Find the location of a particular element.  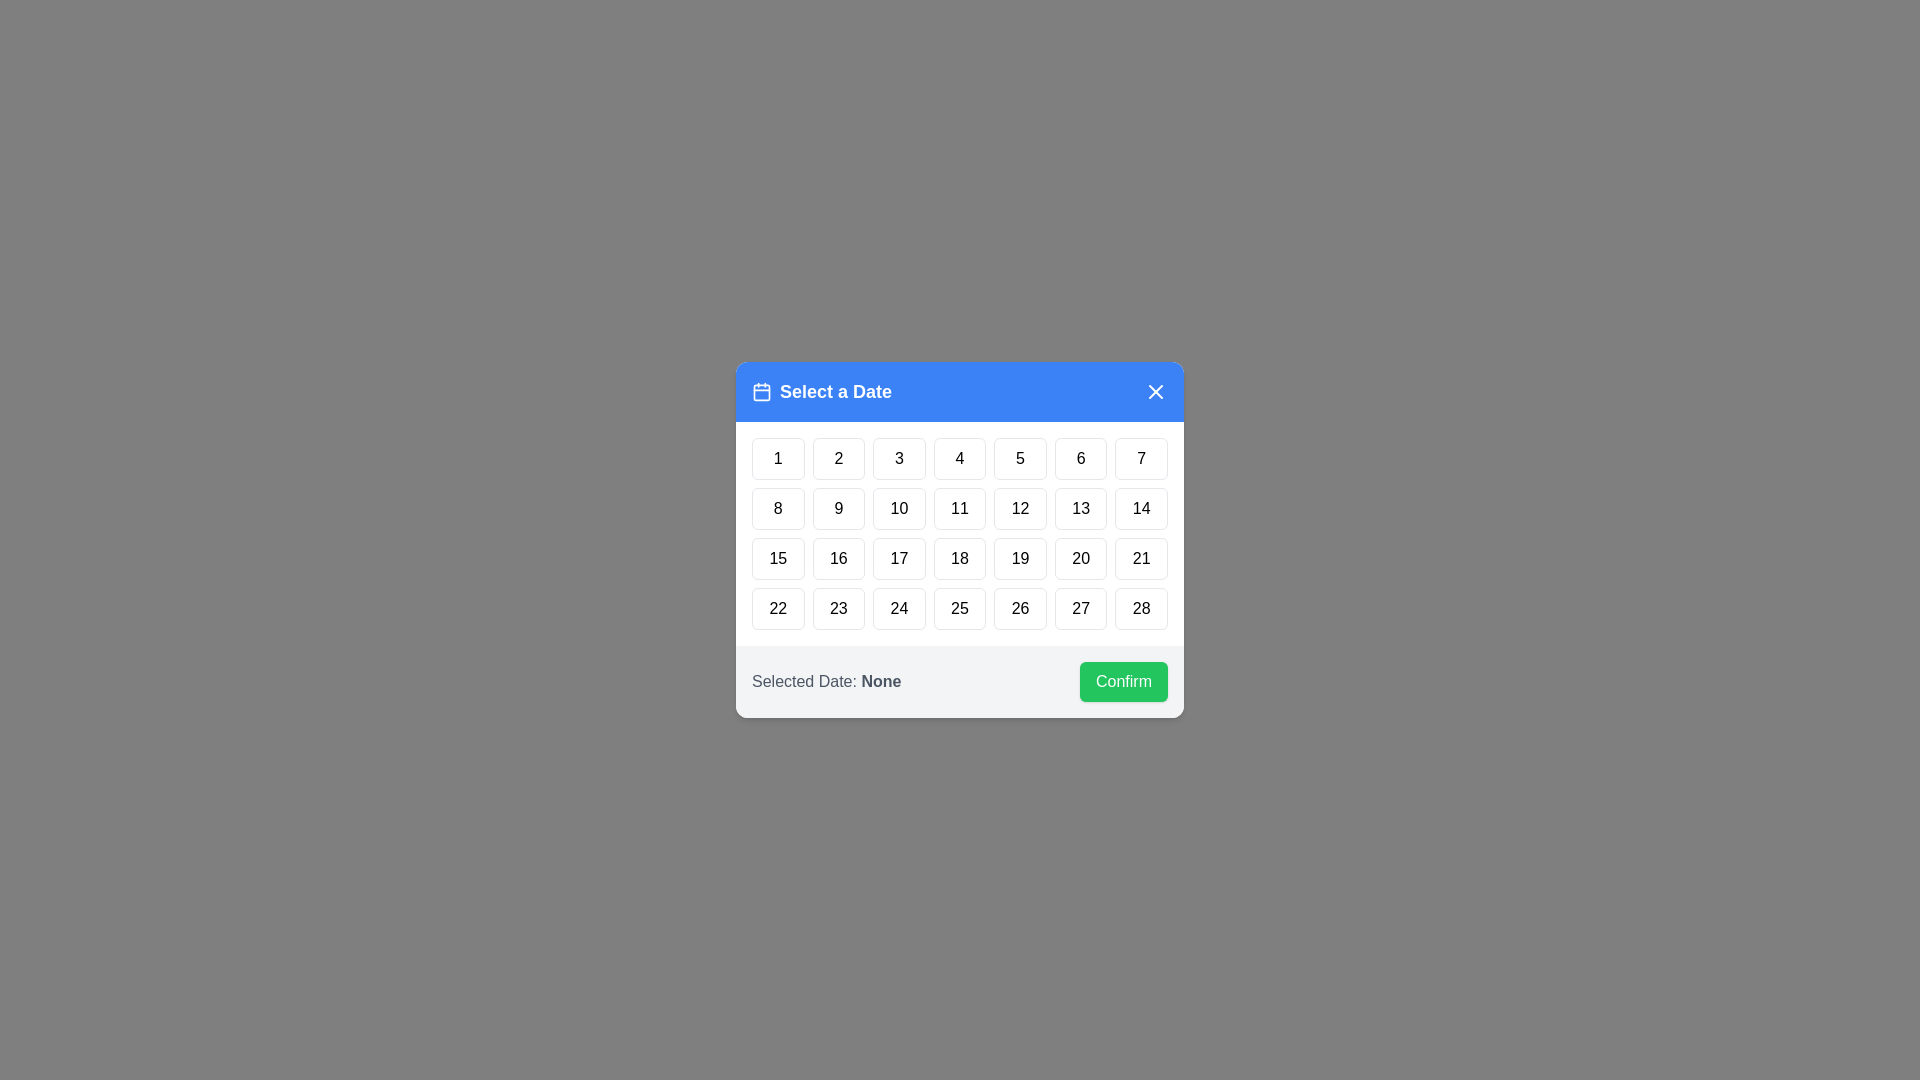

the day button labeled 27 to highlight it is located at coordinates (1079, 608).